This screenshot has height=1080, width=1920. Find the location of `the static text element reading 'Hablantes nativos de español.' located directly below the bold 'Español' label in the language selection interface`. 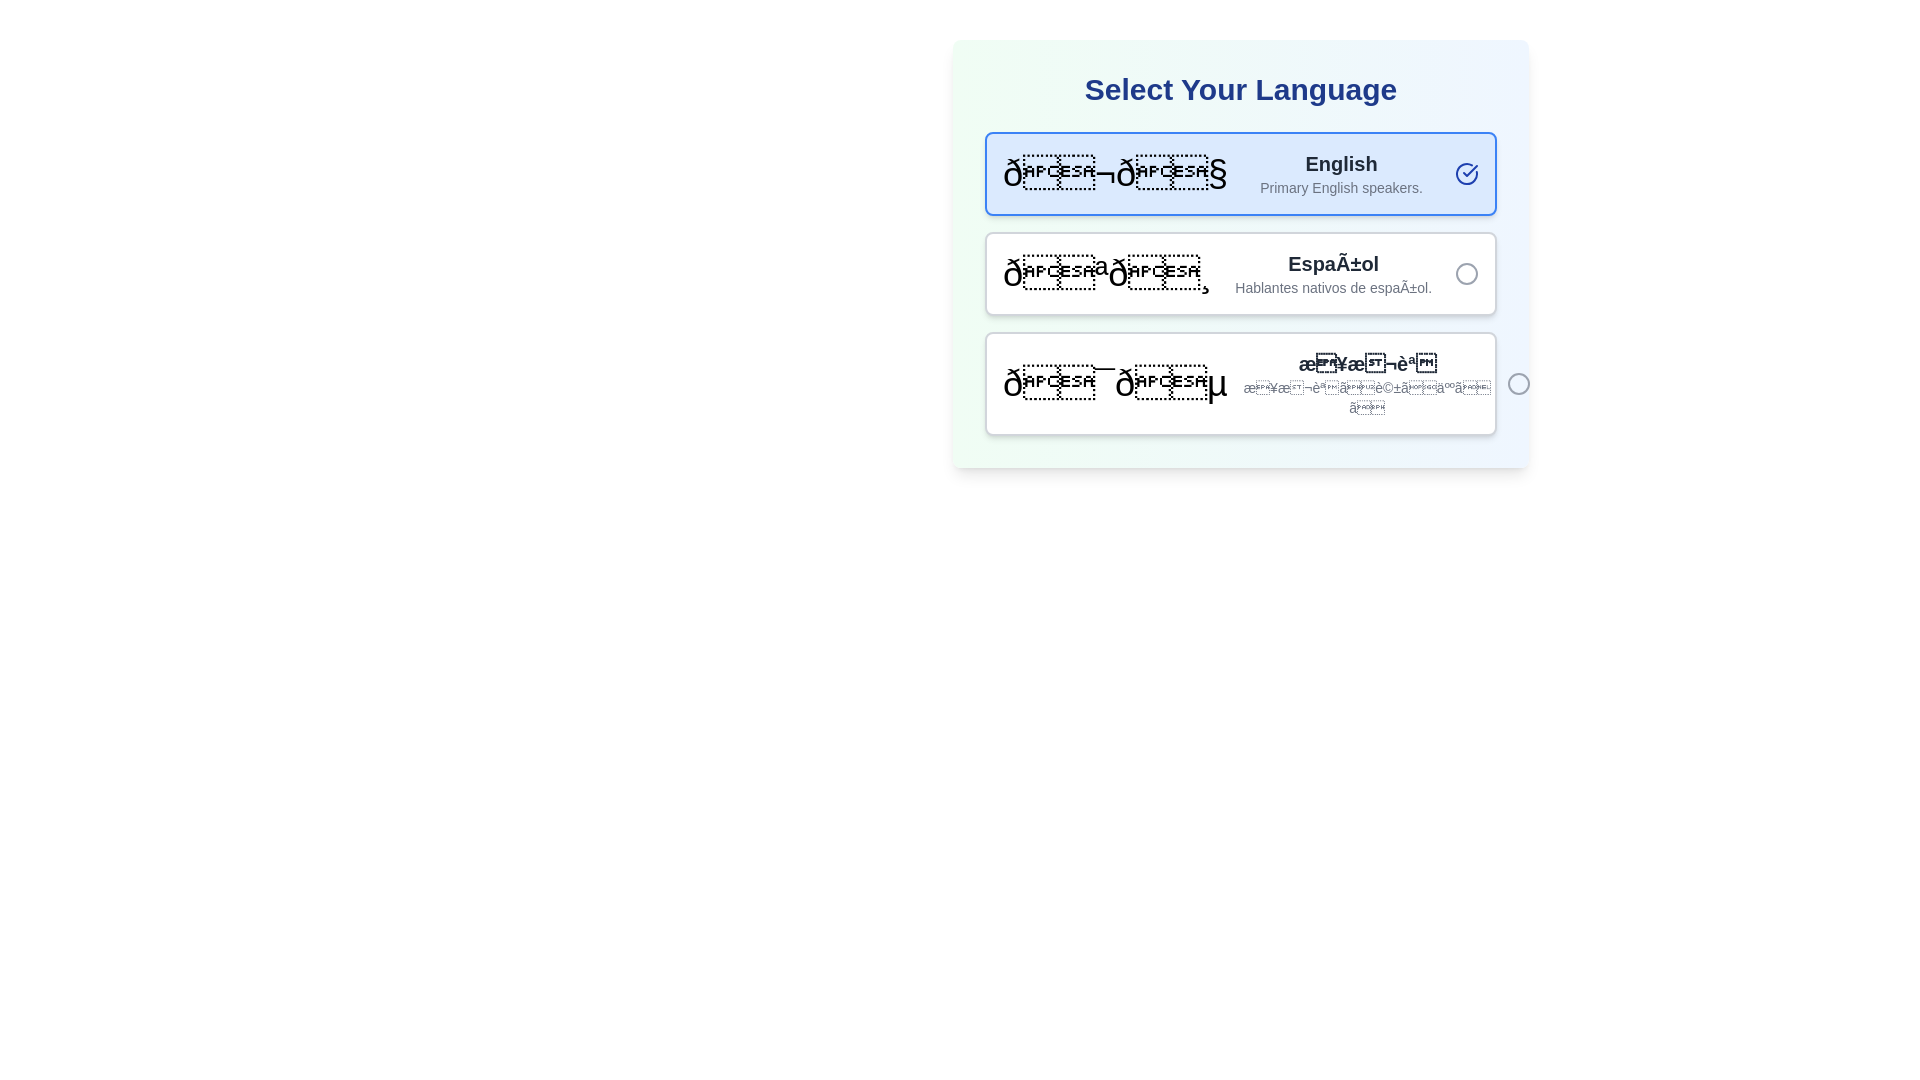

the static text element reading 'Hablantes nativos de español.' located directly below the bold 'Español' label in the language selection interface is located at coordinates (1333, 288).